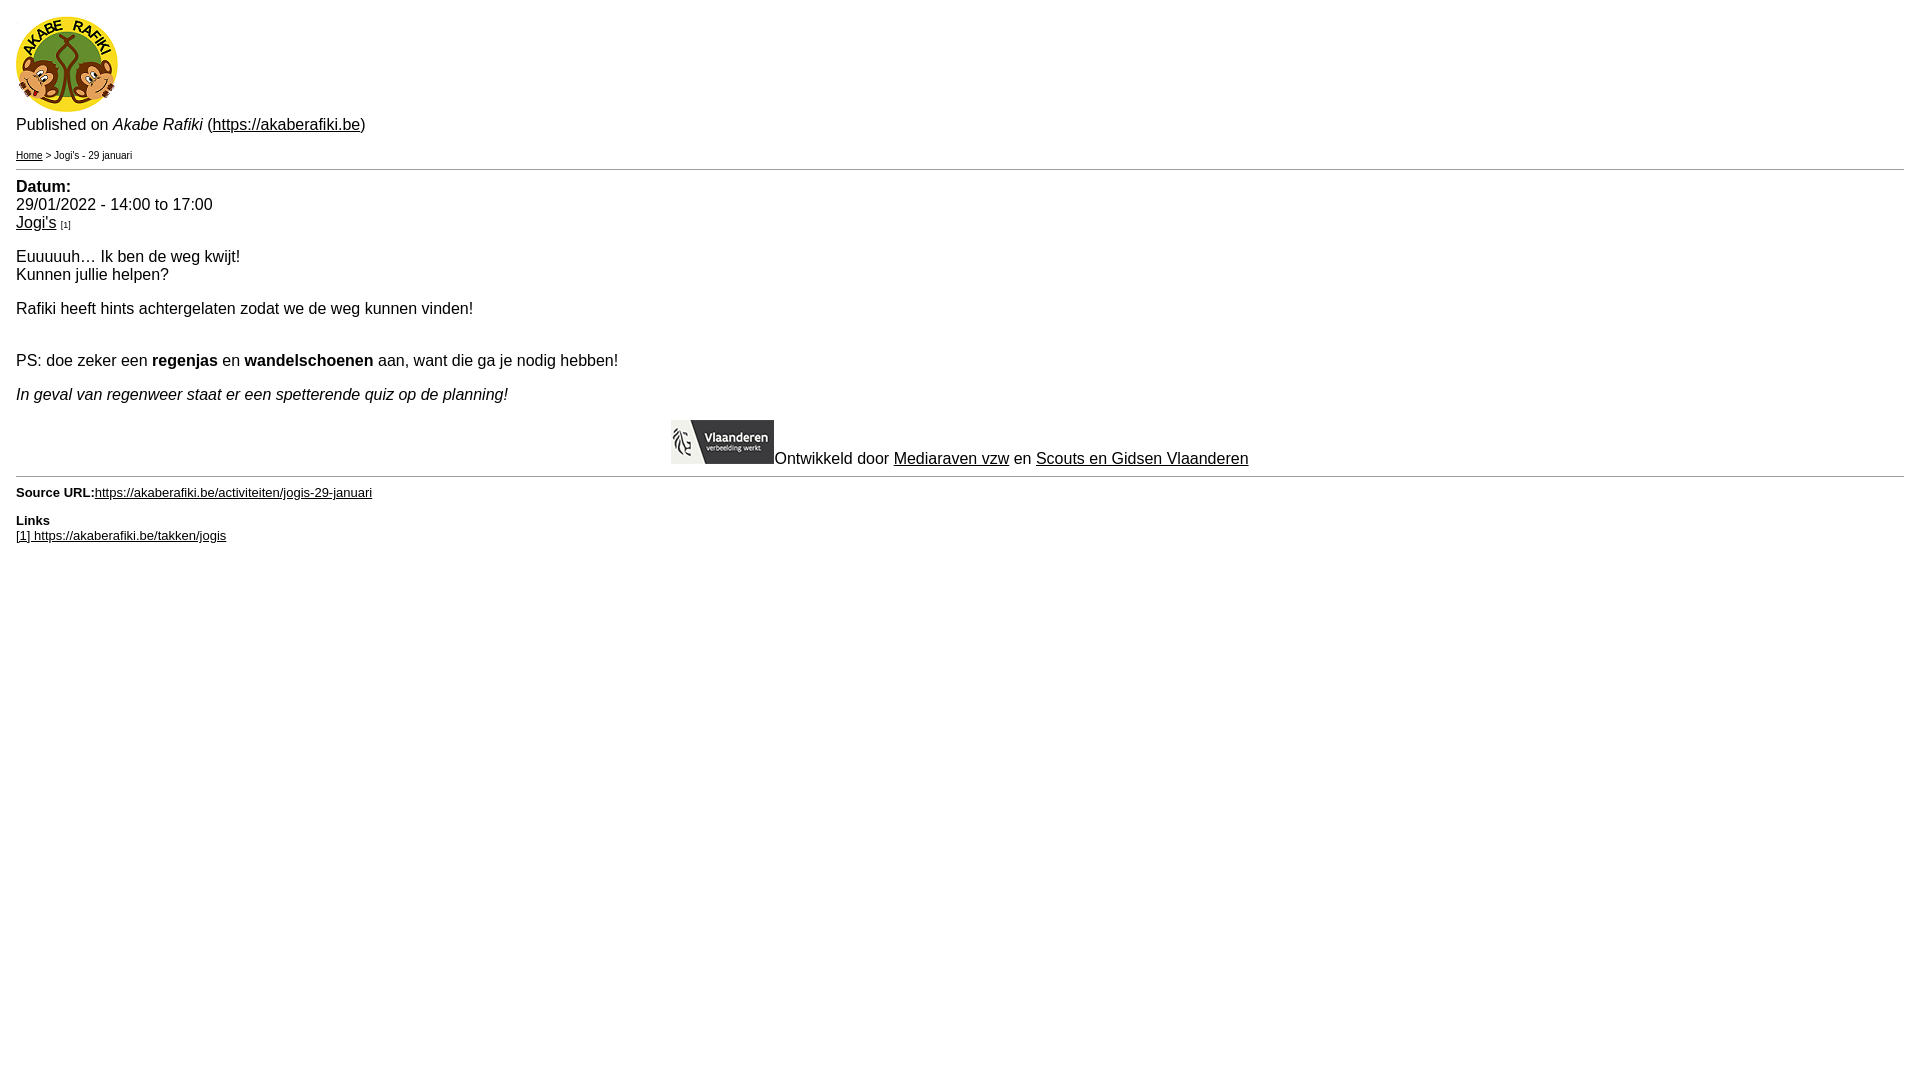  Describe the element at coordinates (15, 154) in the screenshot. I see `'Home'` at that location.